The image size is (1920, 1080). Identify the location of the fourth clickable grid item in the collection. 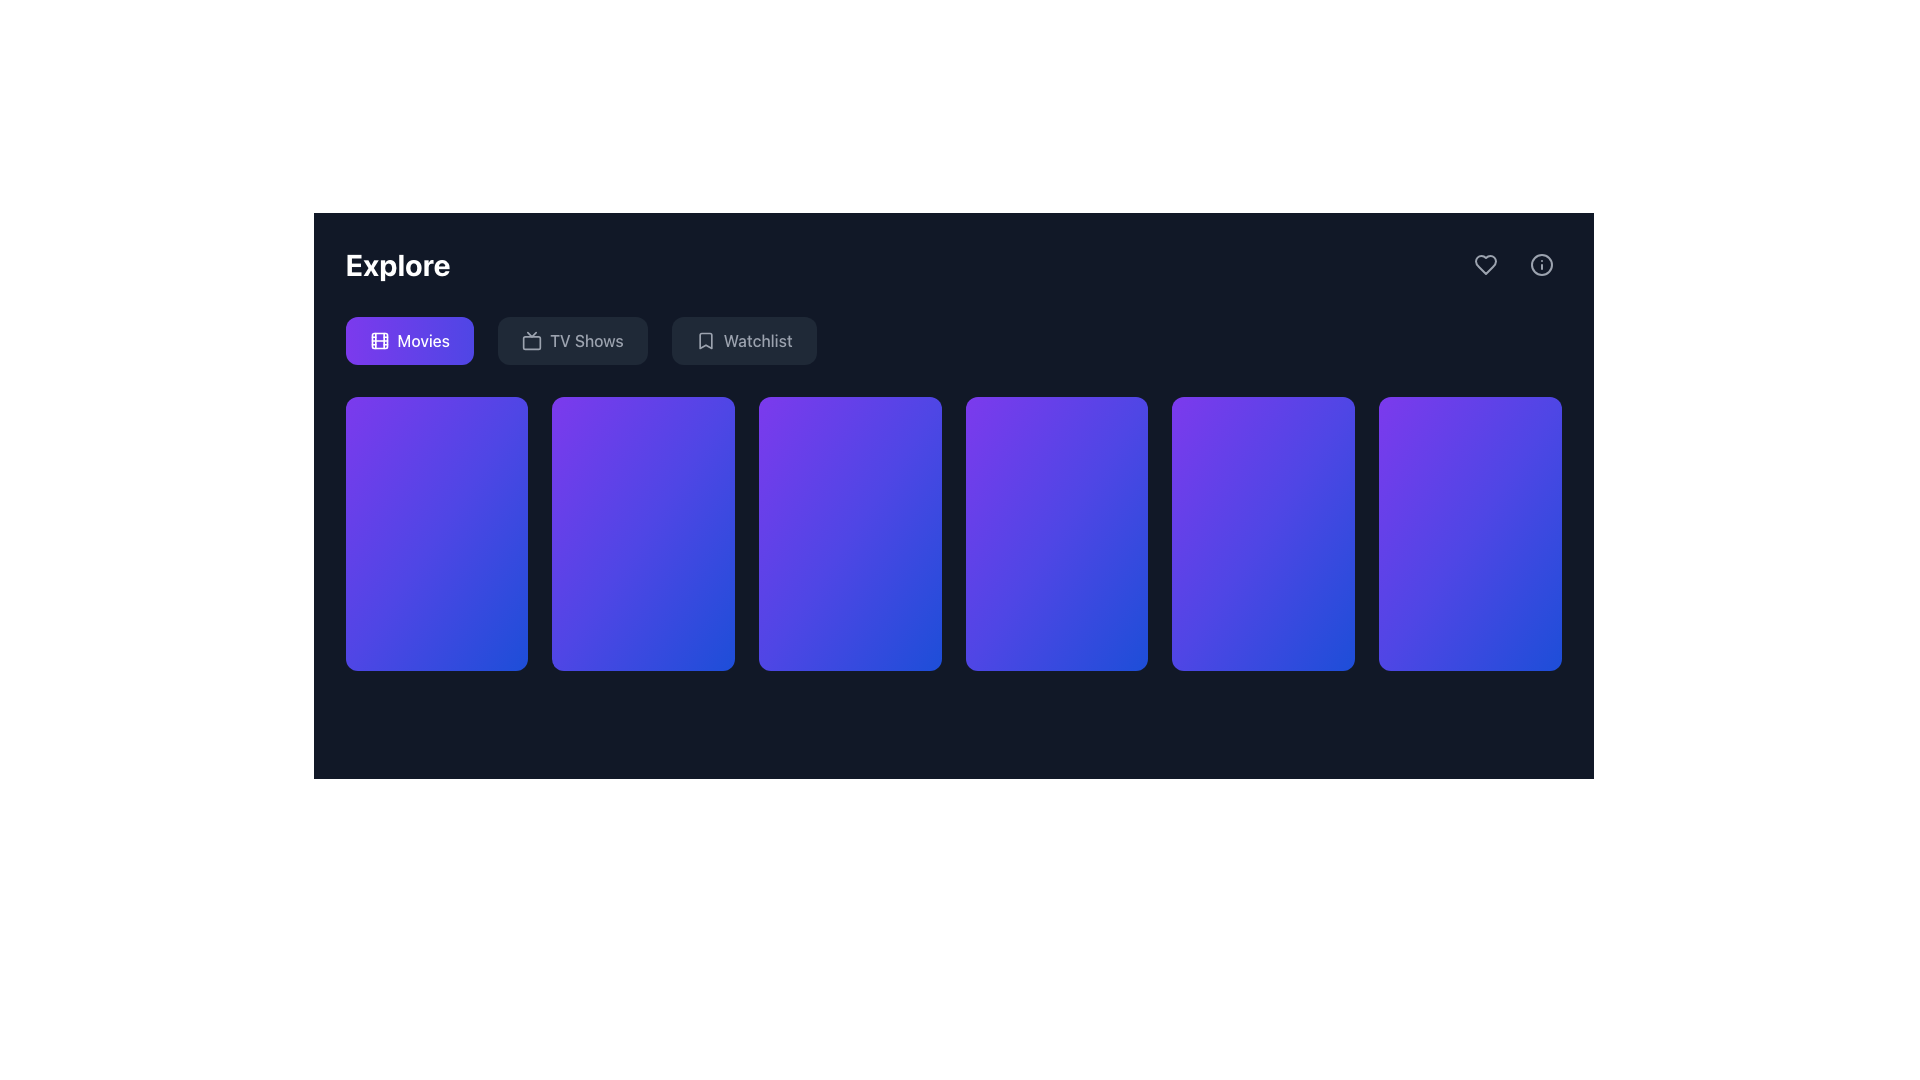
(850, 532).